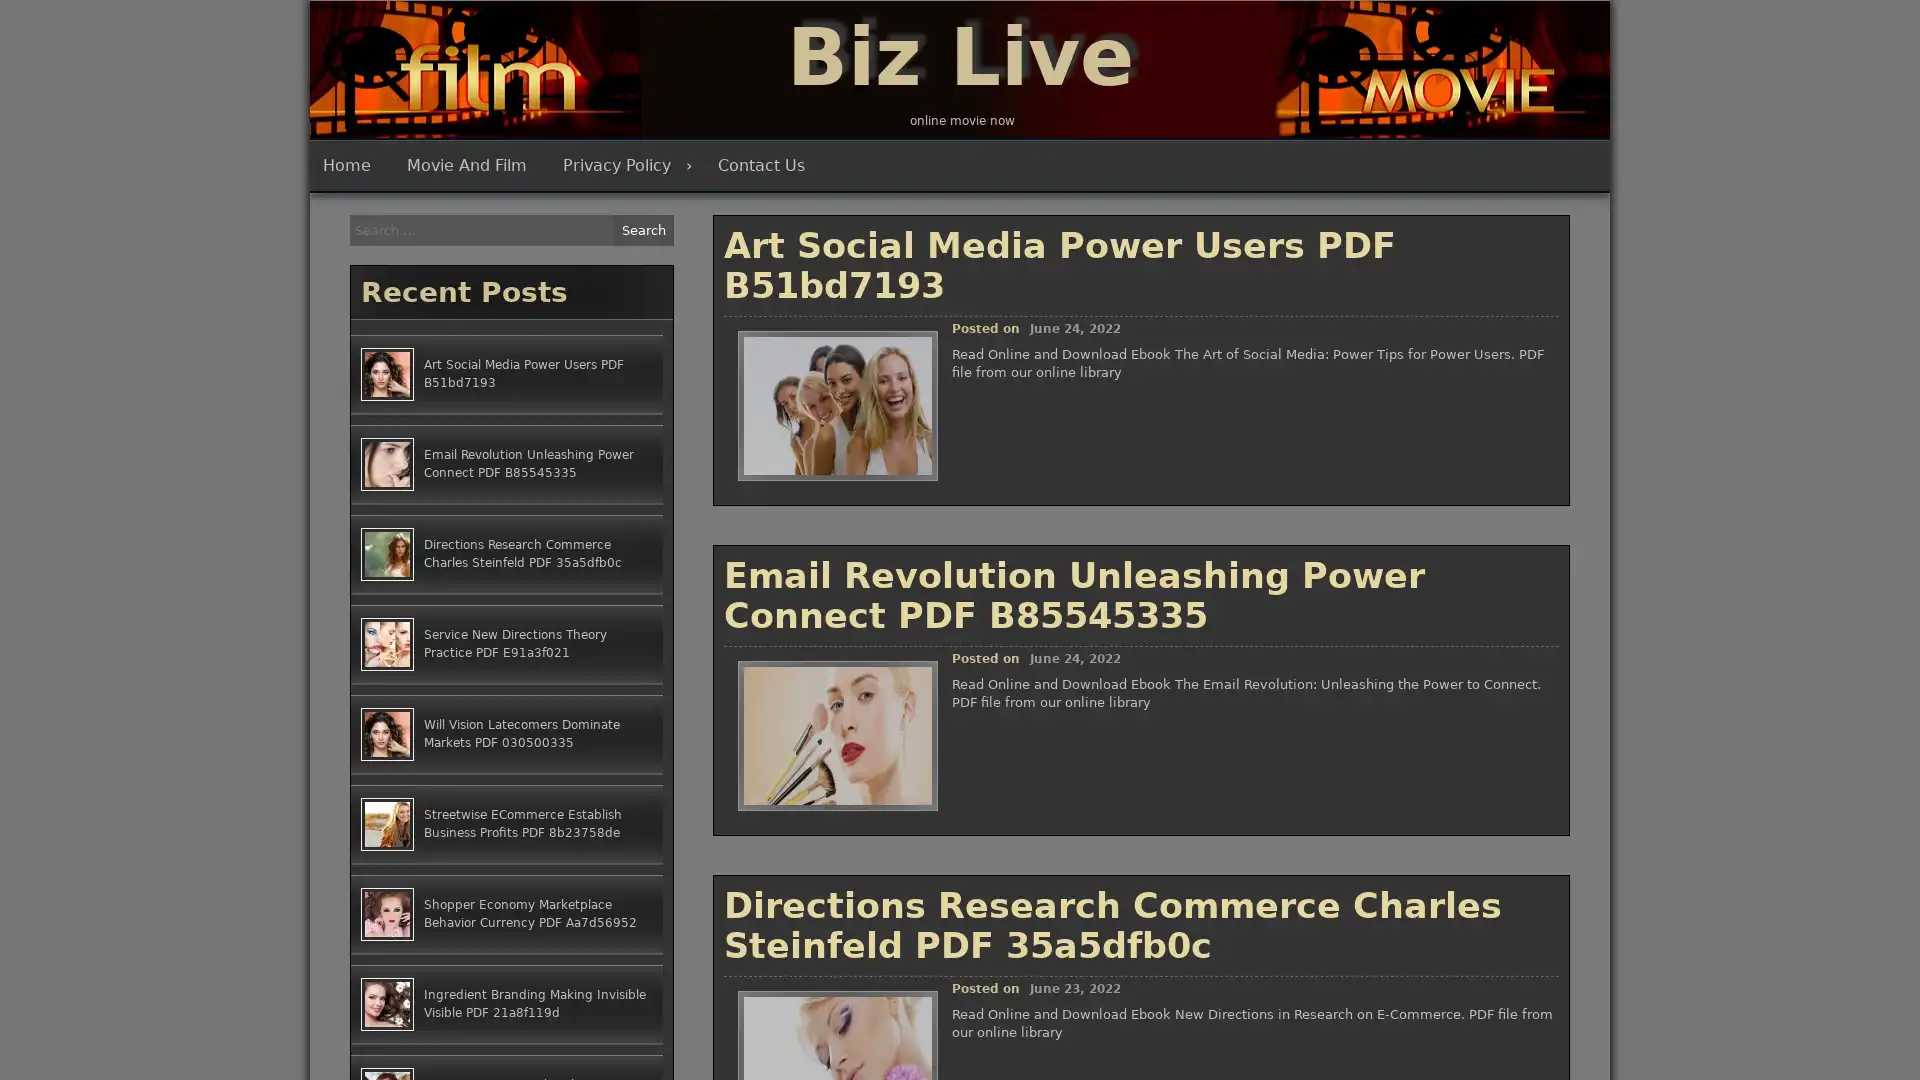 The height and width of the screenshot is (1080, 1920). Describe the element at coordinates (643, 229) in the screenshot. I see `Search` at that location.